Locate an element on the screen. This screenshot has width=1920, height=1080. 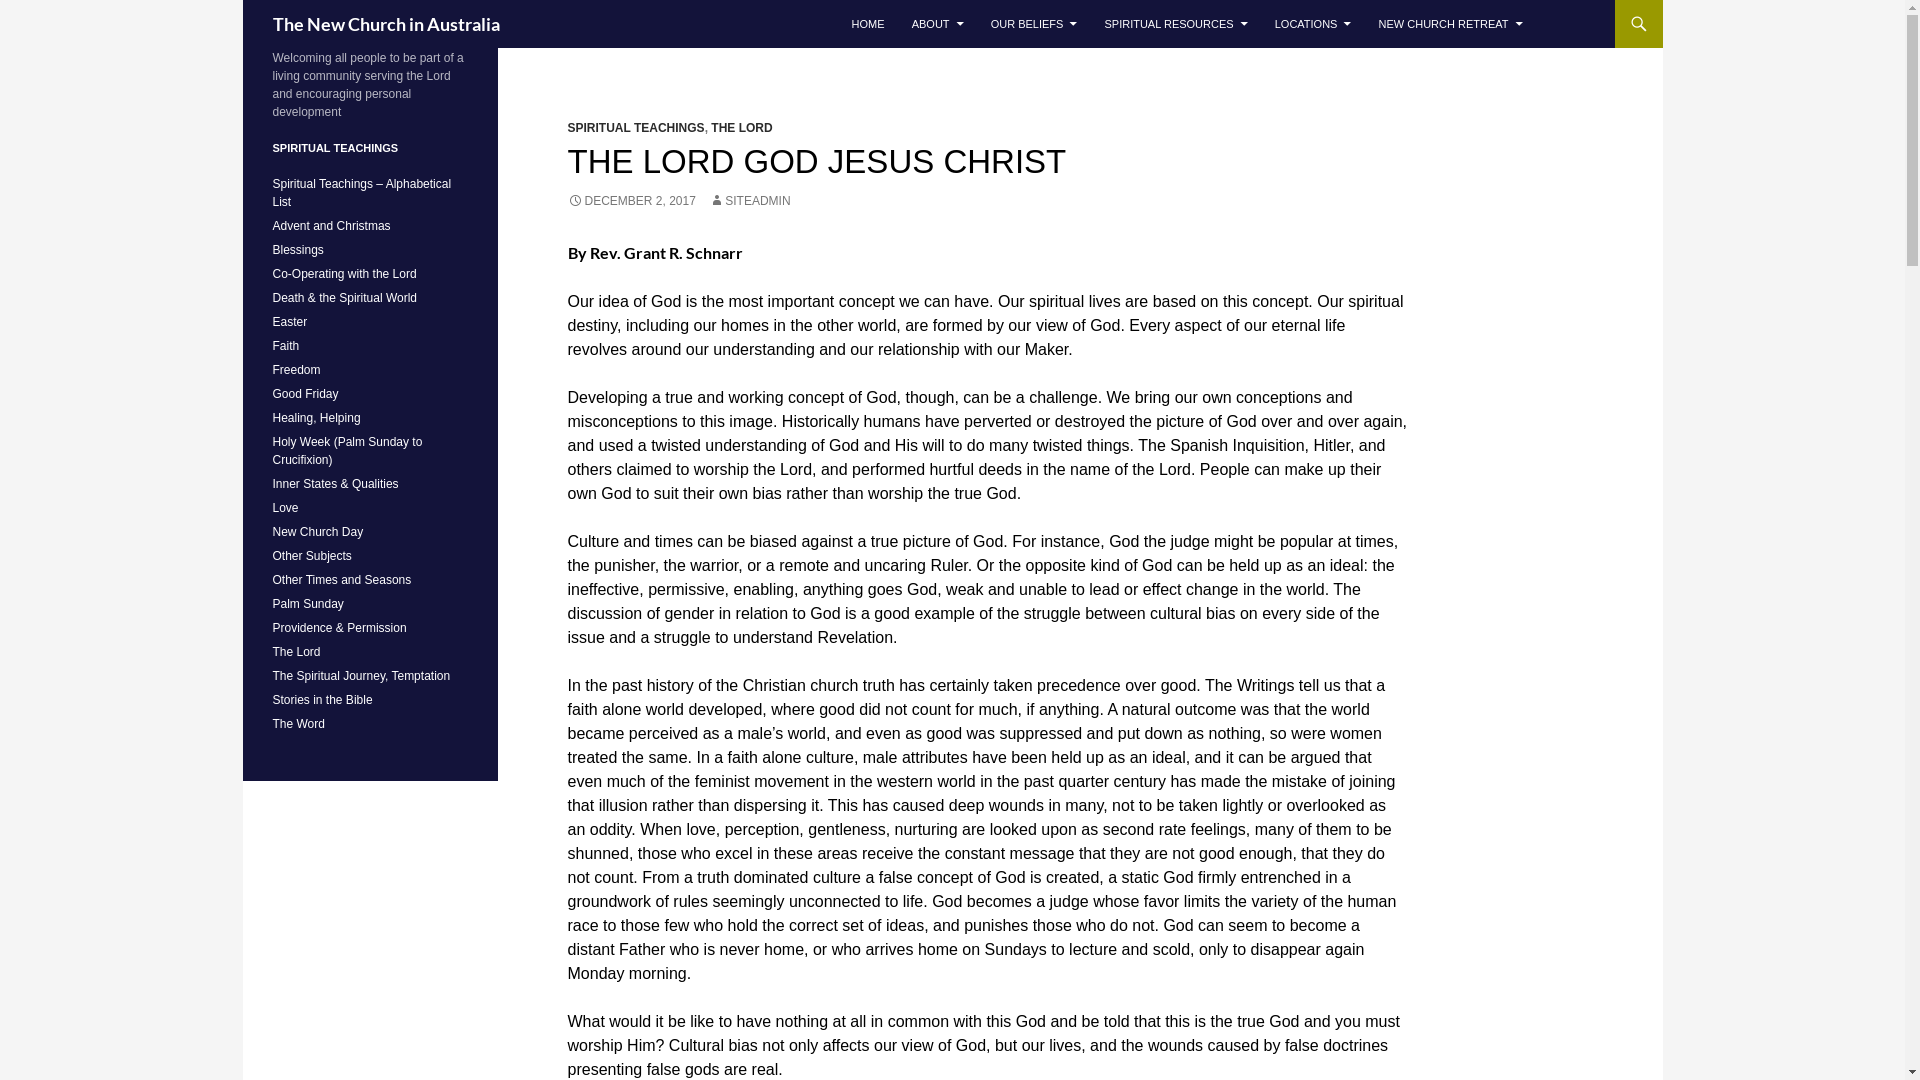
'The Word' is located at coordinates (296, 724).